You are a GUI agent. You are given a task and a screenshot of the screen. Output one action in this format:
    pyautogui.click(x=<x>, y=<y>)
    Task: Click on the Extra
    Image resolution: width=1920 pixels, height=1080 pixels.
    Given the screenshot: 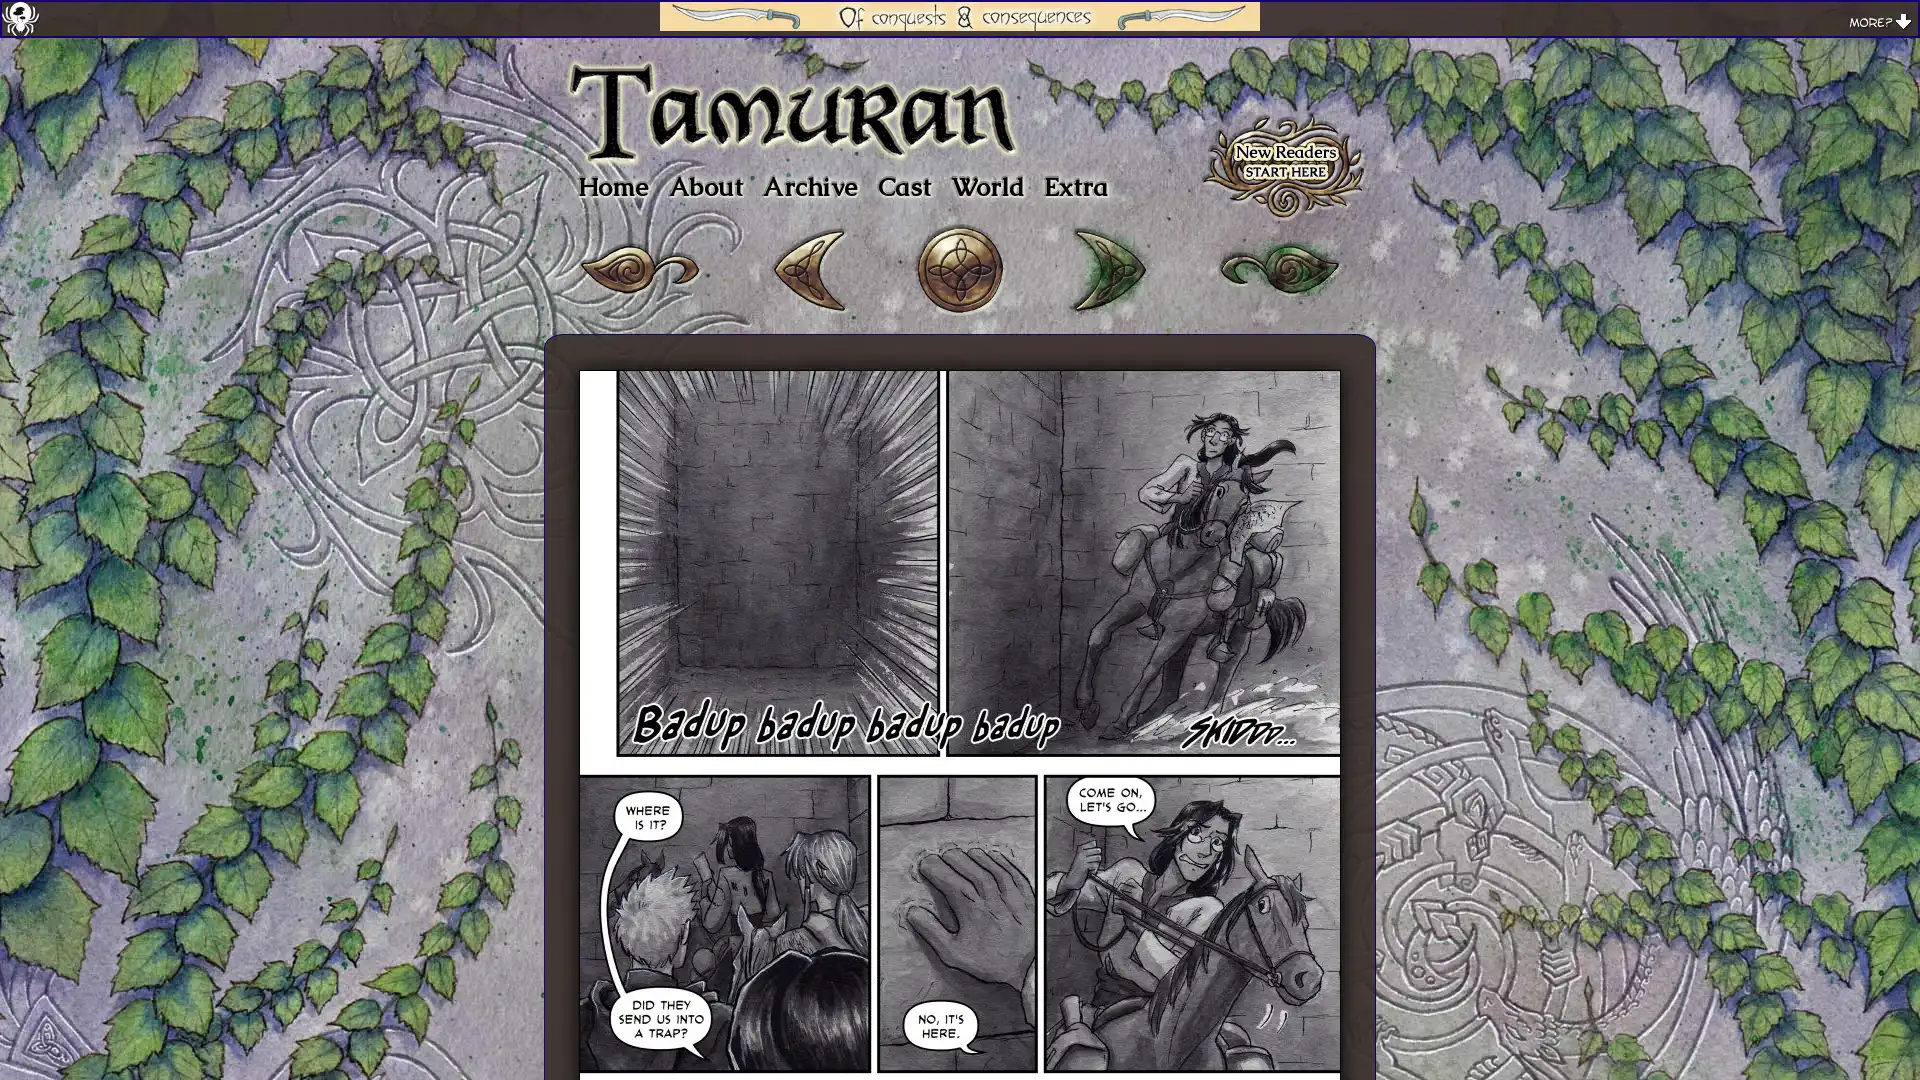 What is the action you would take?
    pyautogui.click(x=1074, y=188)
    